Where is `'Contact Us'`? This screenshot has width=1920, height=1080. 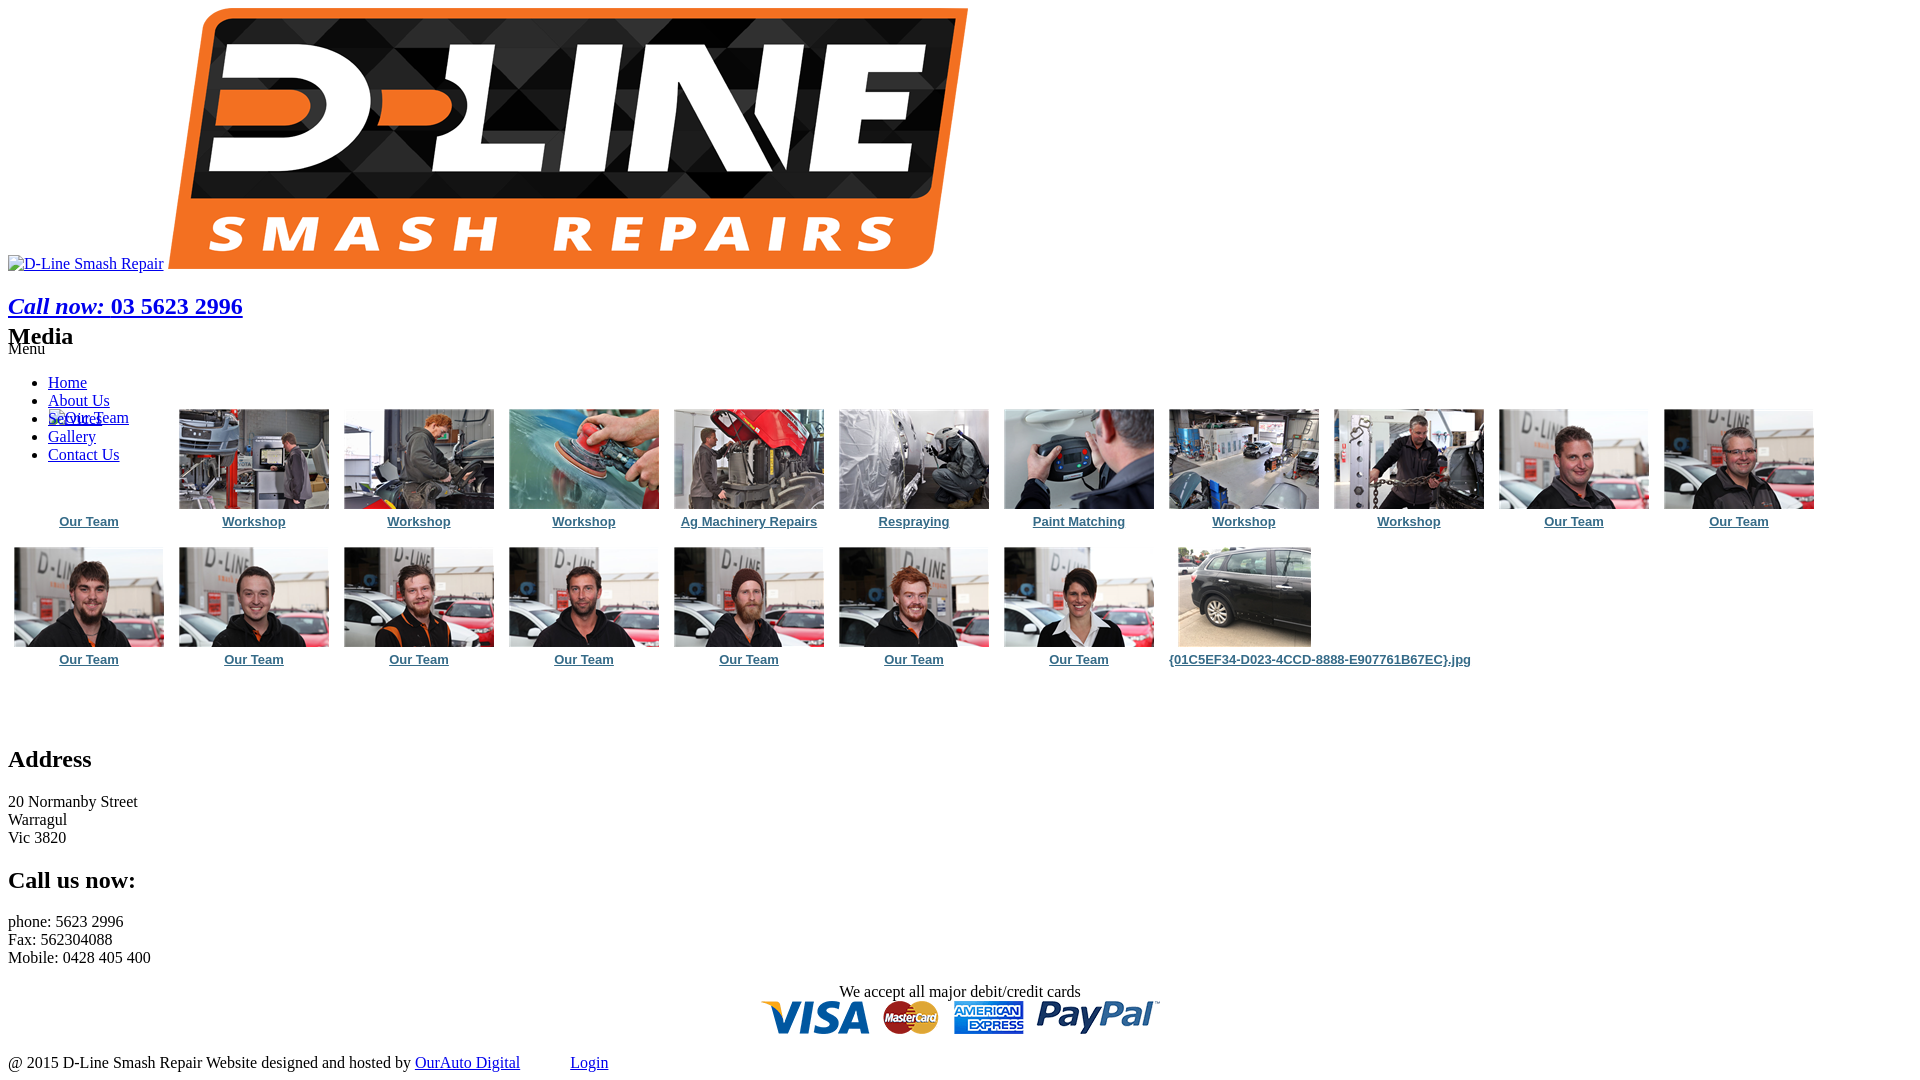
'Contact Us' is located at coordinates (82, 454).